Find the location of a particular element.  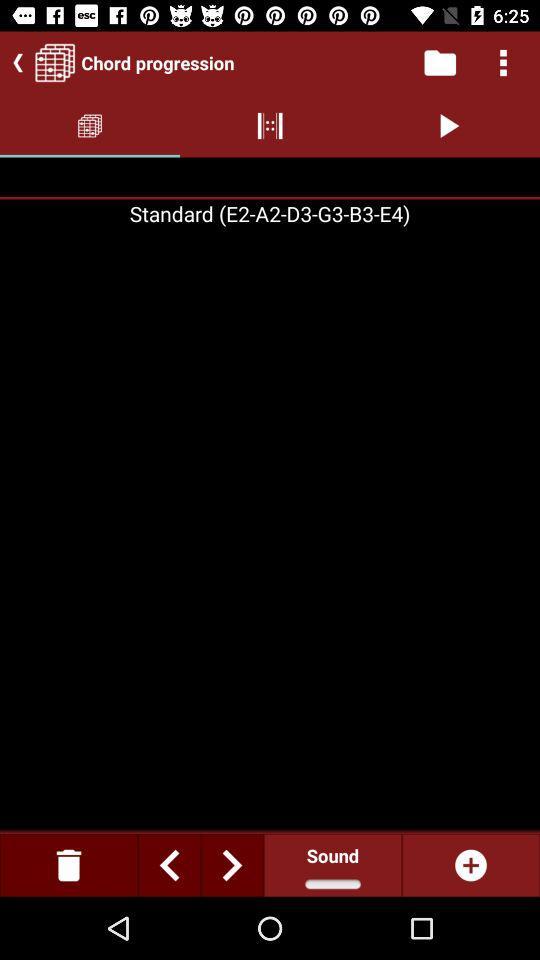

the arrow_backward icon is located at coordinates (13, 62).